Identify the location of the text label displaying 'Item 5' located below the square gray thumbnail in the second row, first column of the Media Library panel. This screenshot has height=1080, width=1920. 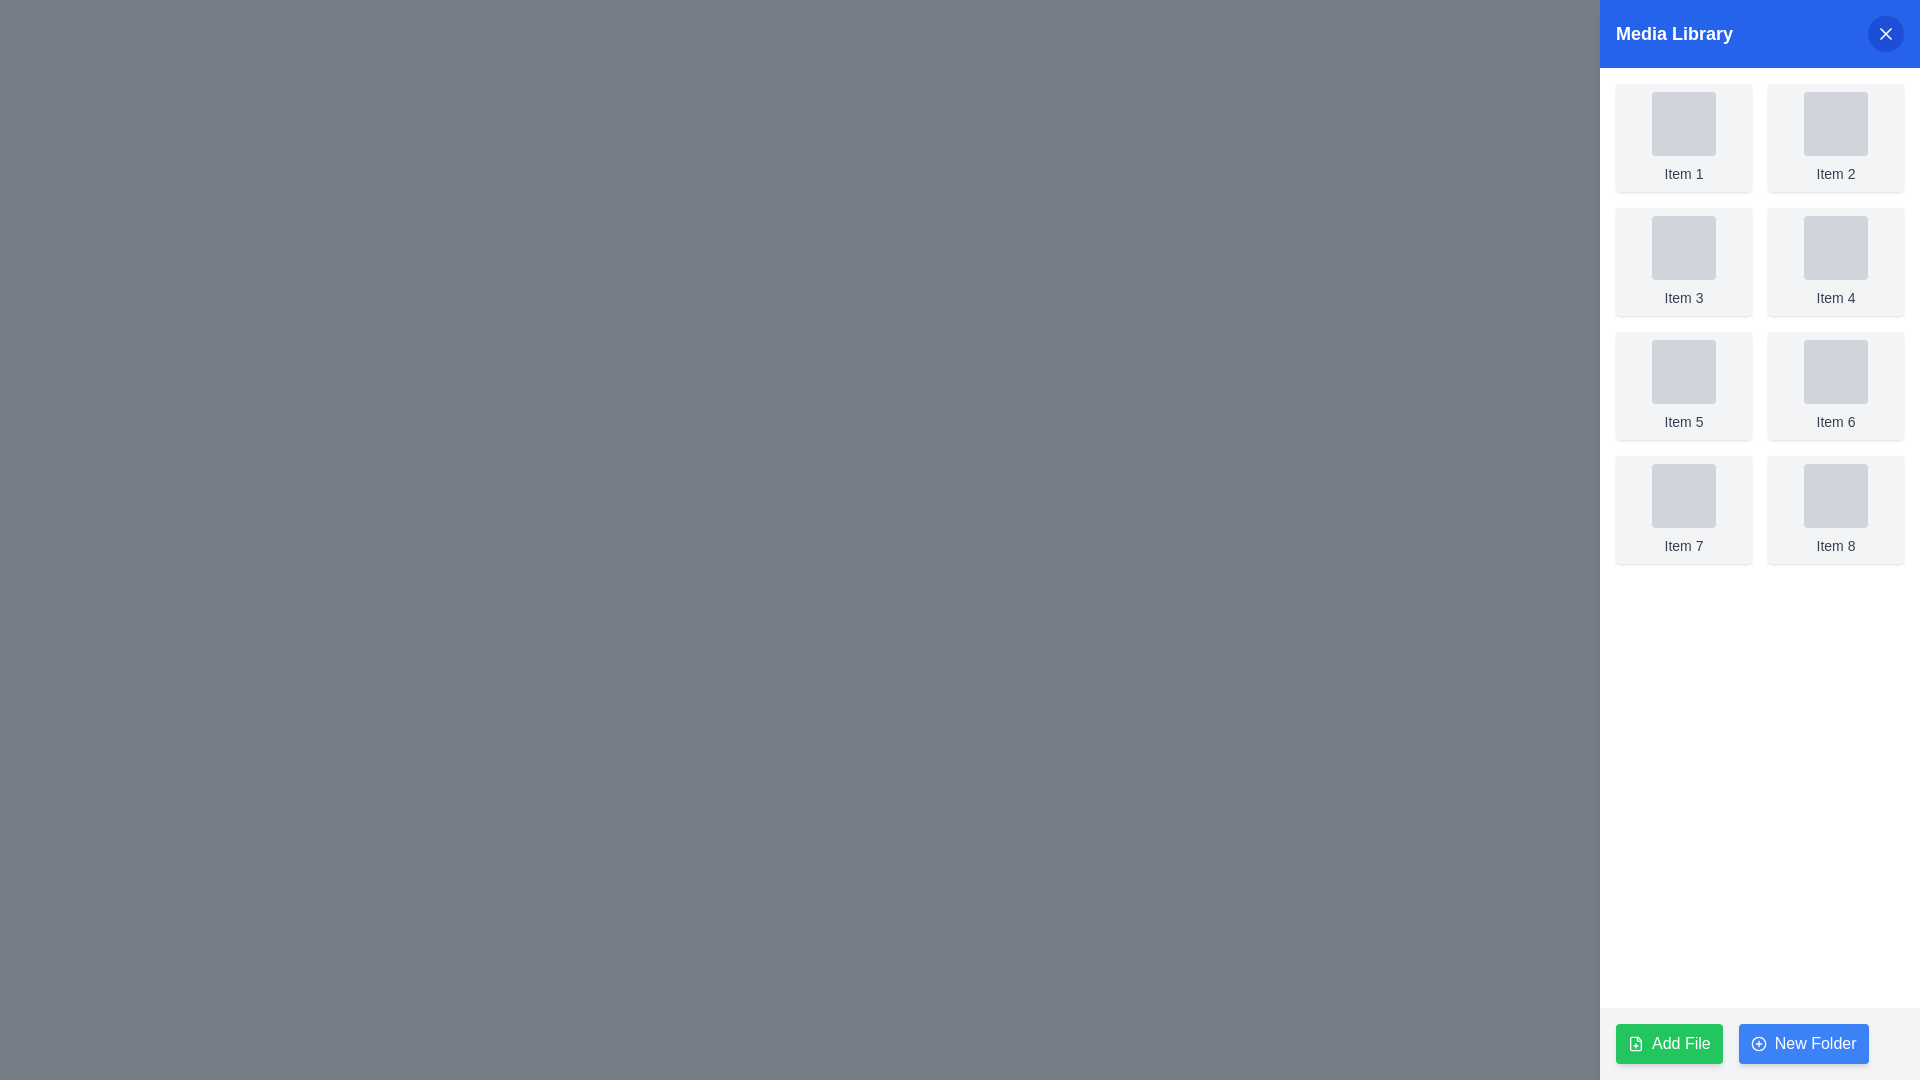
(1683, 420).